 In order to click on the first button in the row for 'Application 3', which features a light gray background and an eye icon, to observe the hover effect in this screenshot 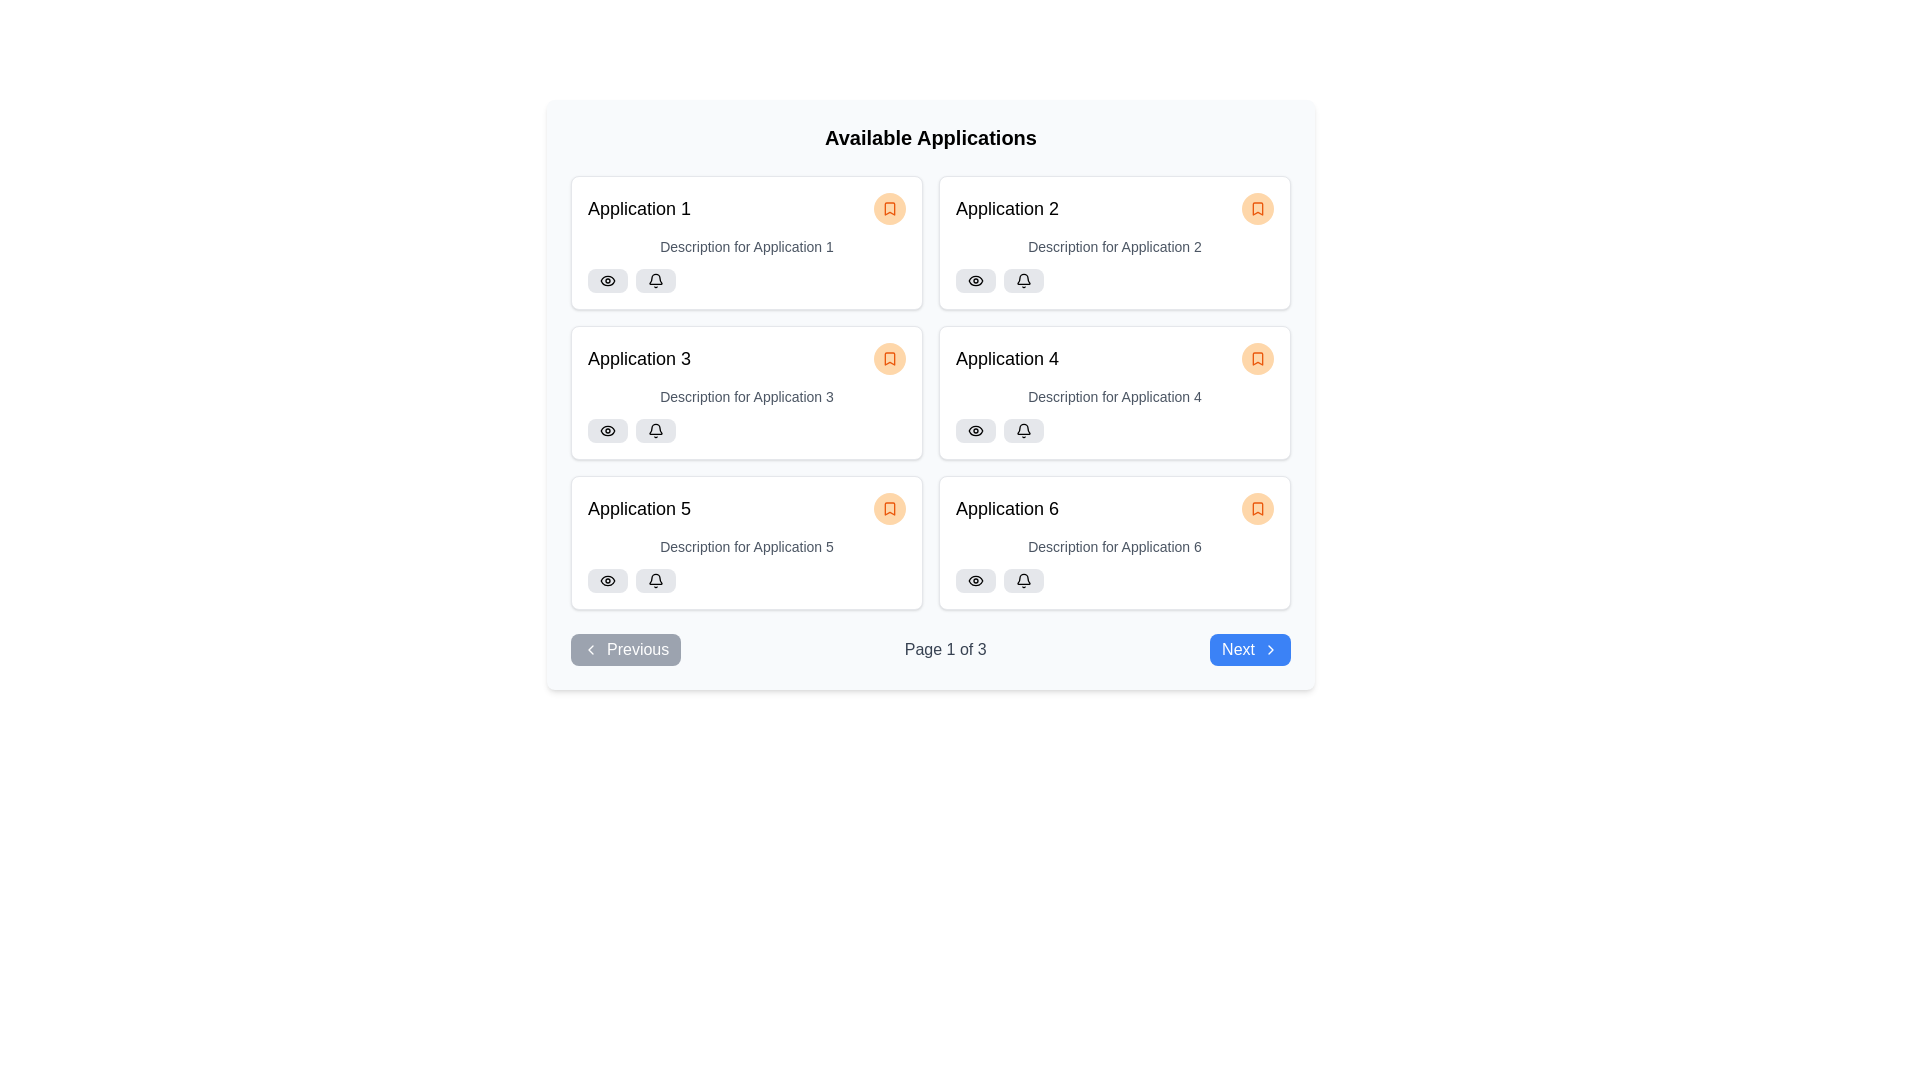, I will do `click(607, 430)`.